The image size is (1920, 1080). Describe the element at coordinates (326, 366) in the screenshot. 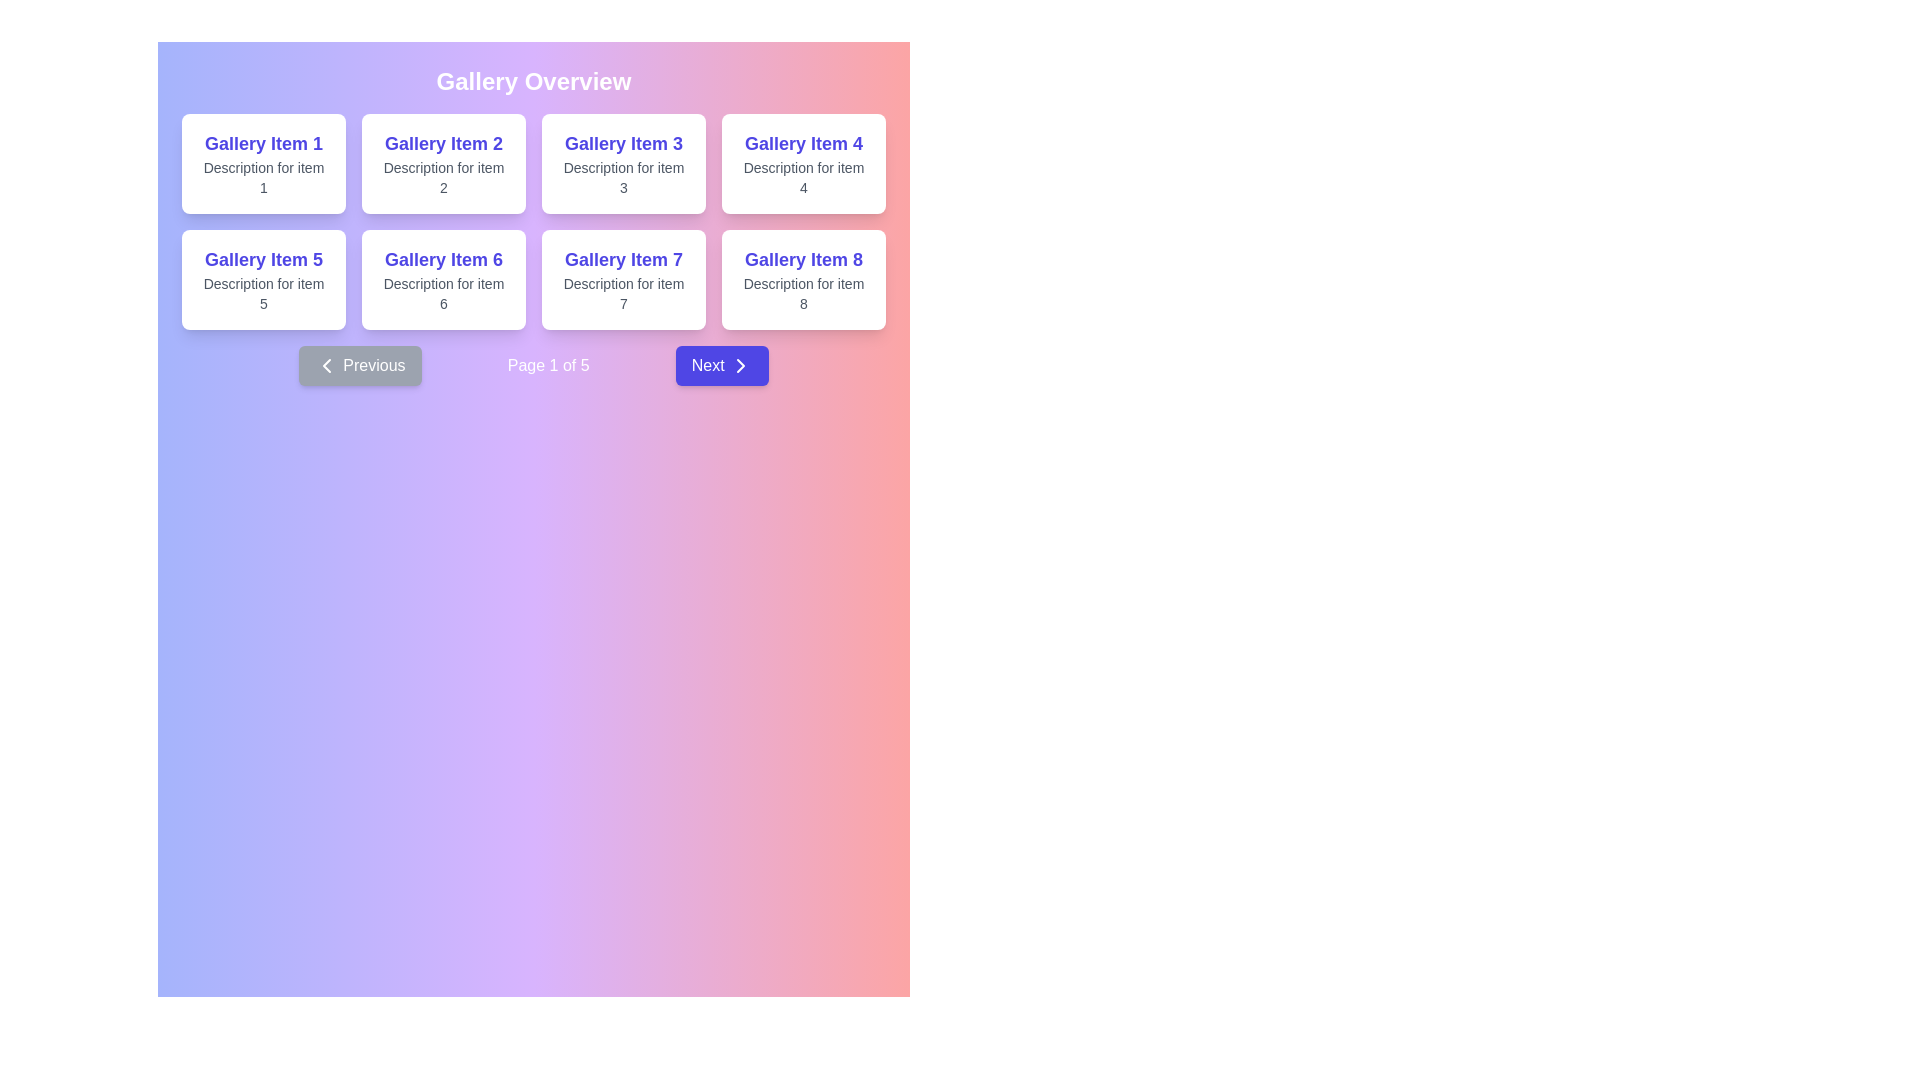

I see `the left-pointing chevron icon located to the left of the 'Previous' button for navigation purposes` at that location.